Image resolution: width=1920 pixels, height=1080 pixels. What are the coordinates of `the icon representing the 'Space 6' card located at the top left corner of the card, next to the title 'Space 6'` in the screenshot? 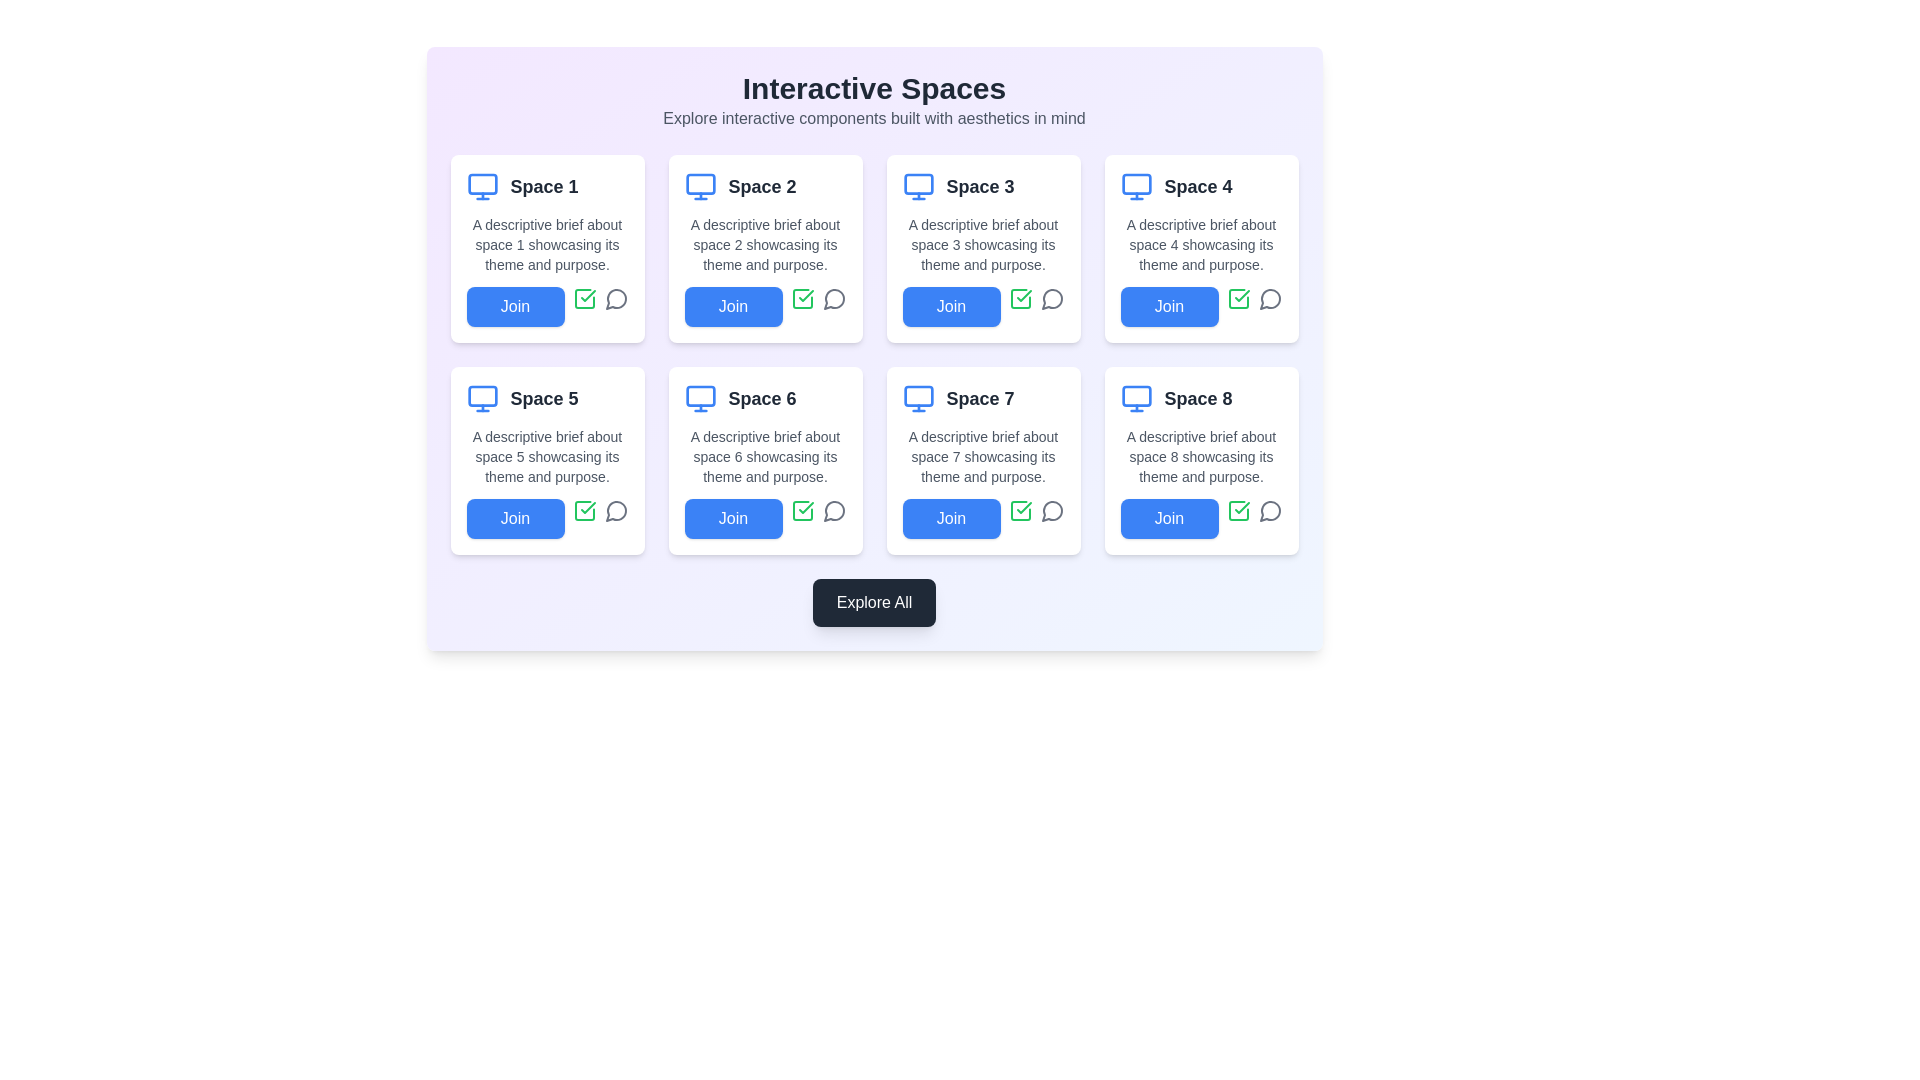 It's located at (700, 398).